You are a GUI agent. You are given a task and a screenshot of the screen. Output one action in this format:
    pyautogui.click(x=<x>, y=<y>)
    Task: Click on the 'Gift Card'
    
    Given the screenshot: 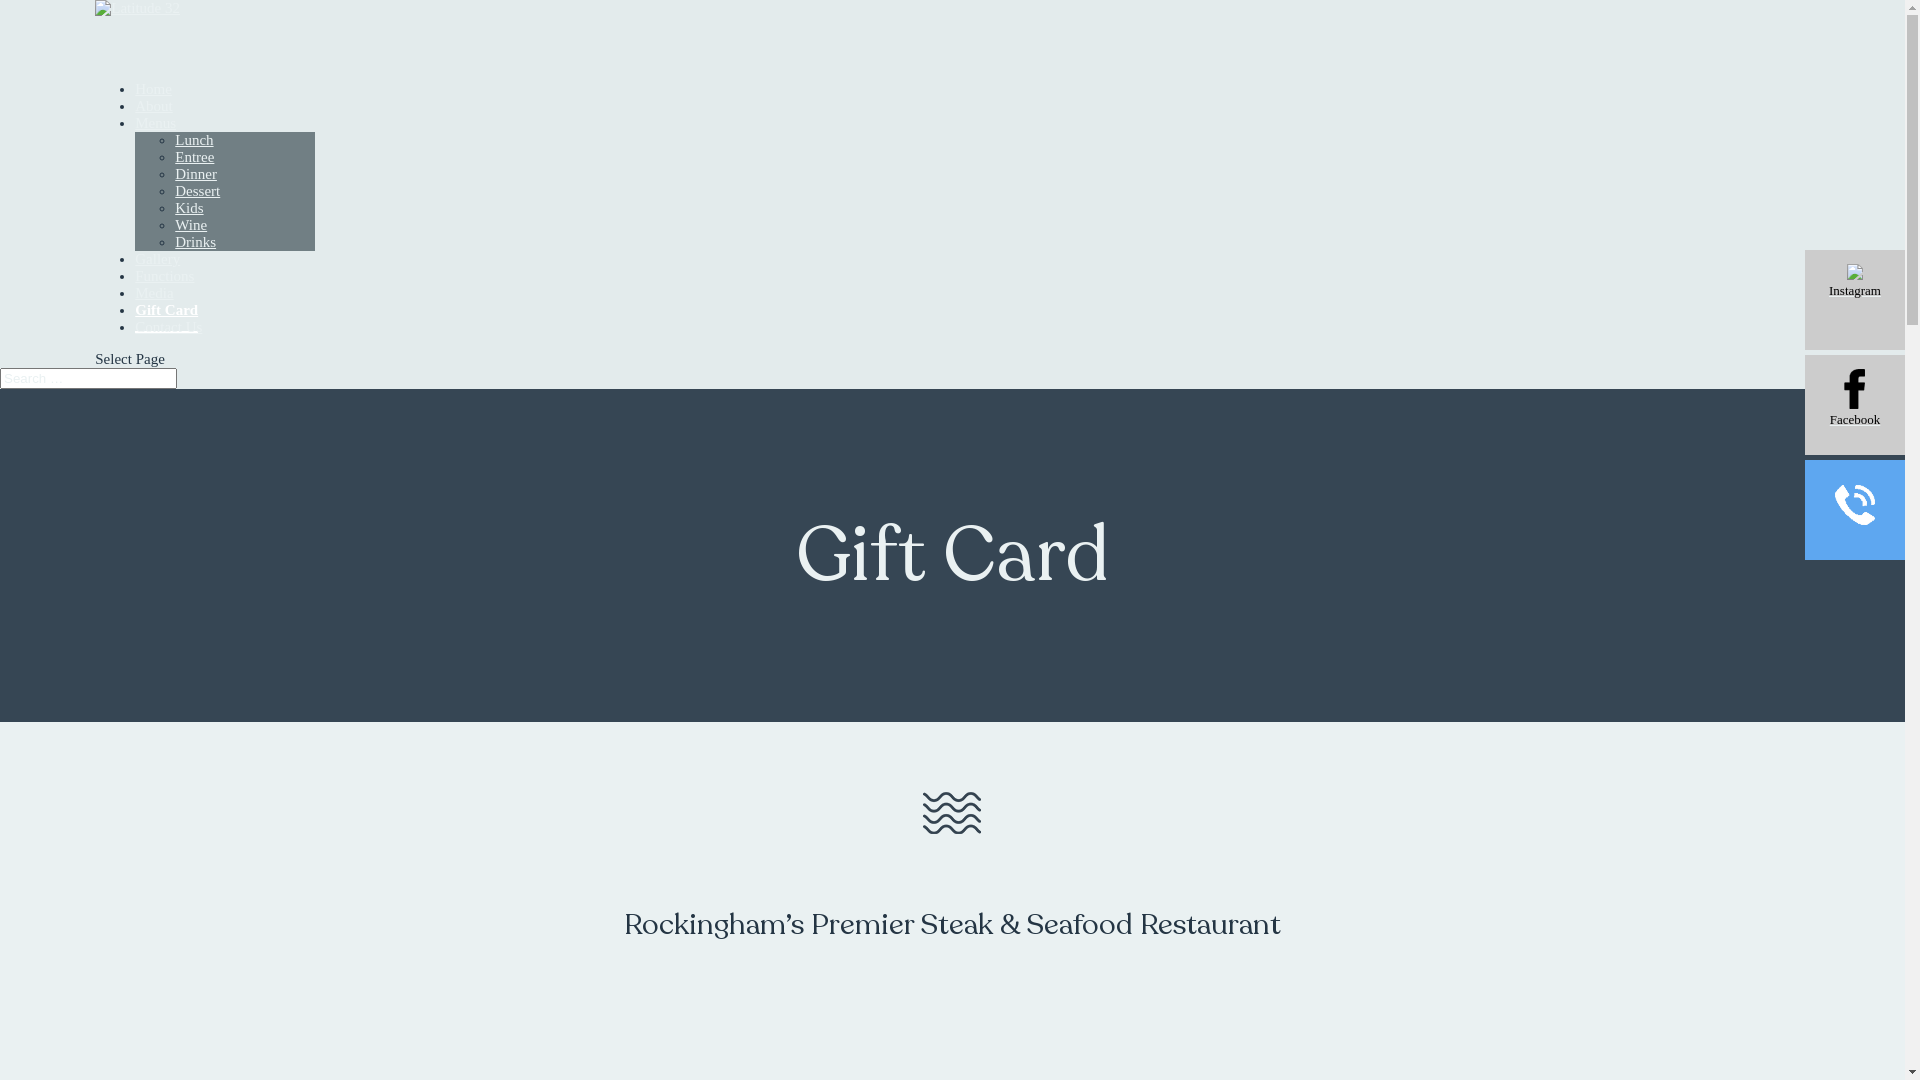 What is the action you would take?
    pyautogui.click(x=166, y=316)
    